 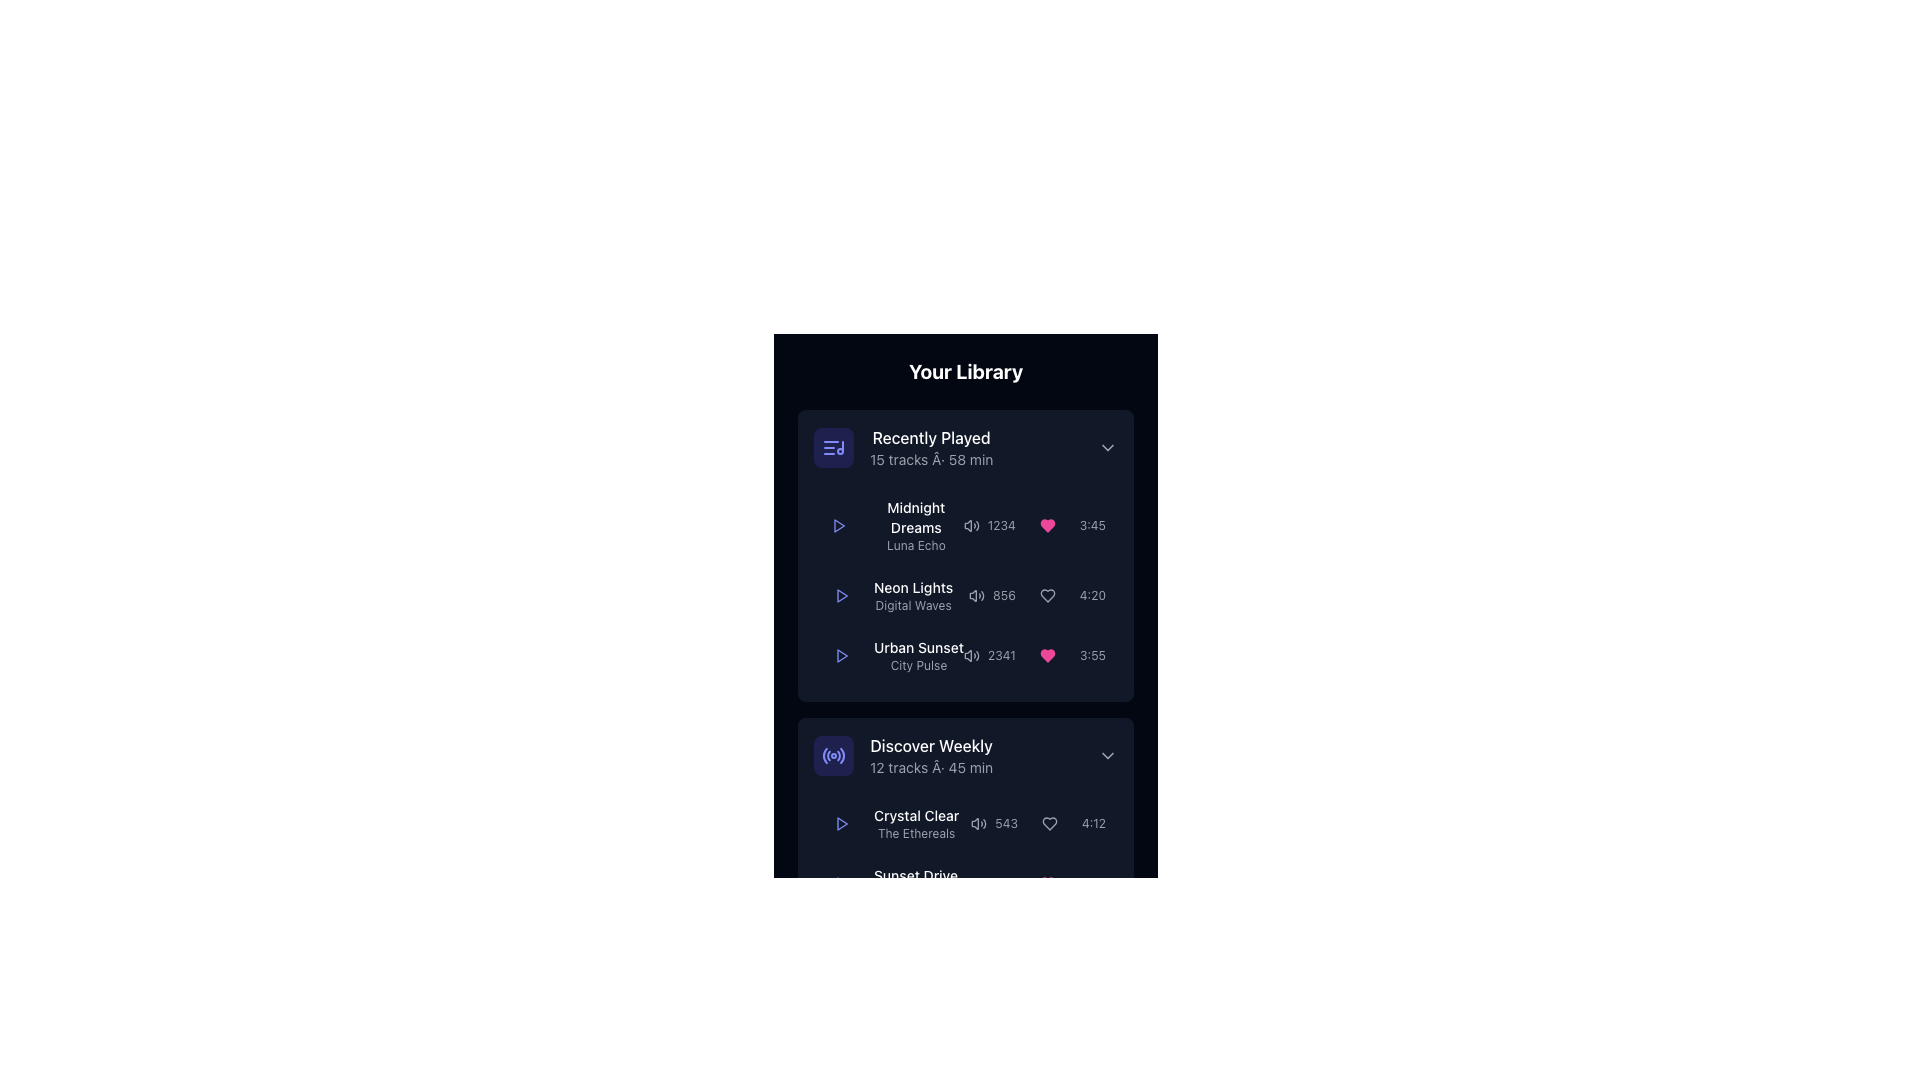 I want to click on the text label 'Midnight Dreams' displayed in white color, which is located in the first list item under the 'Recently Played' section of the interface, so click(x=915, y=516).